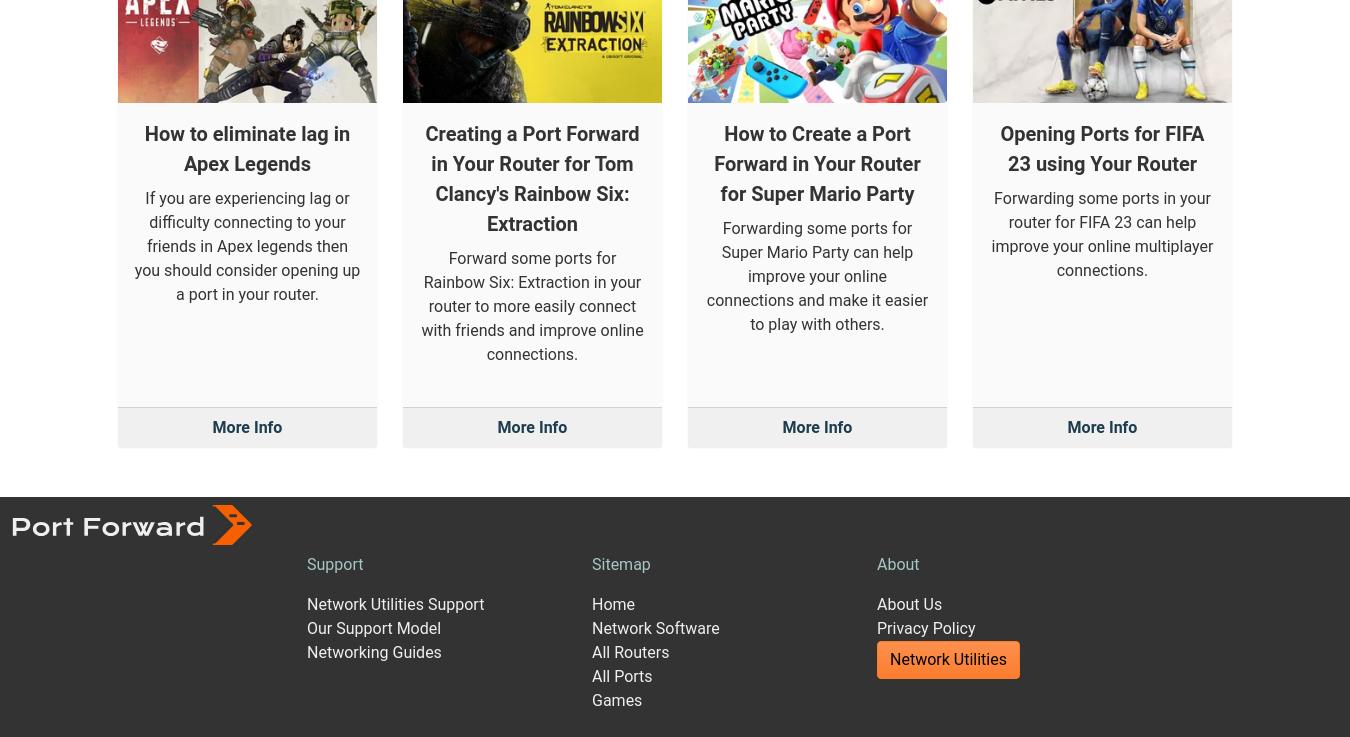 This screenshot has height=737, width=1350. Describe the element at coordinates (630, 459) in the screenshot. I see `'All Routers'` at that location.